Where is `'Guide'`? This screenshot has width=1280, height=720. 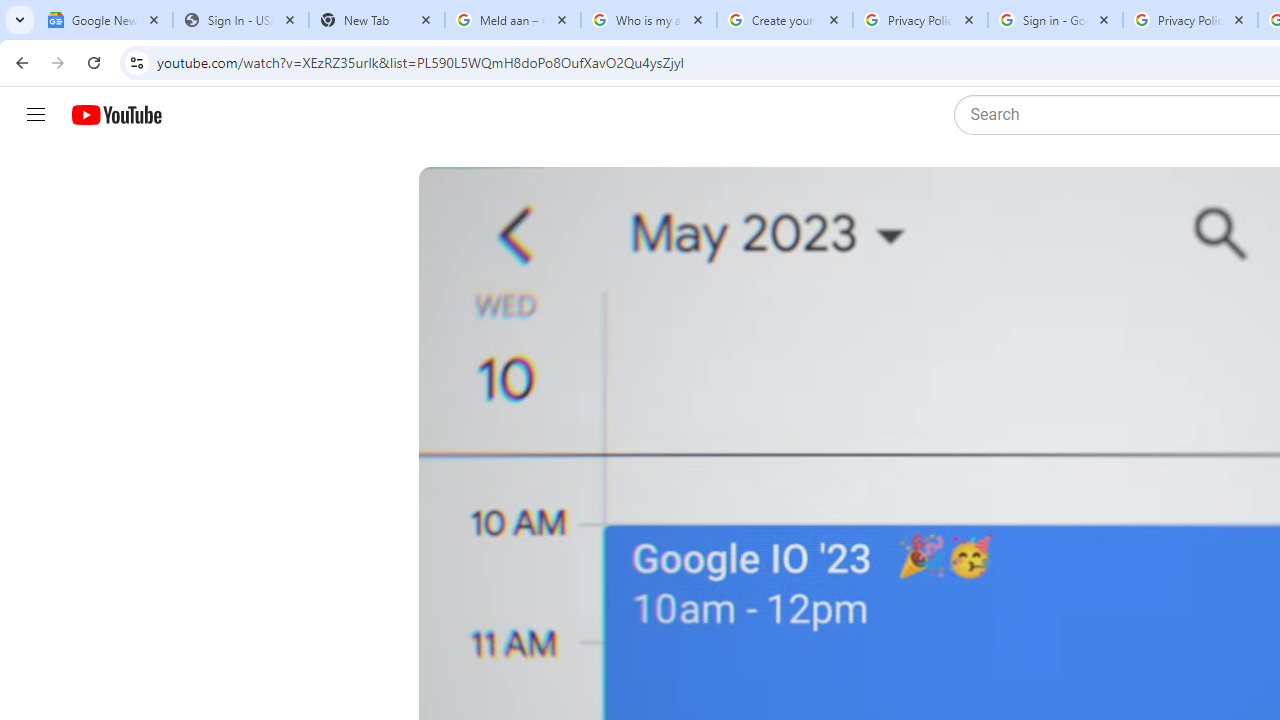 'Guide' is located at coordinates (35, 115).